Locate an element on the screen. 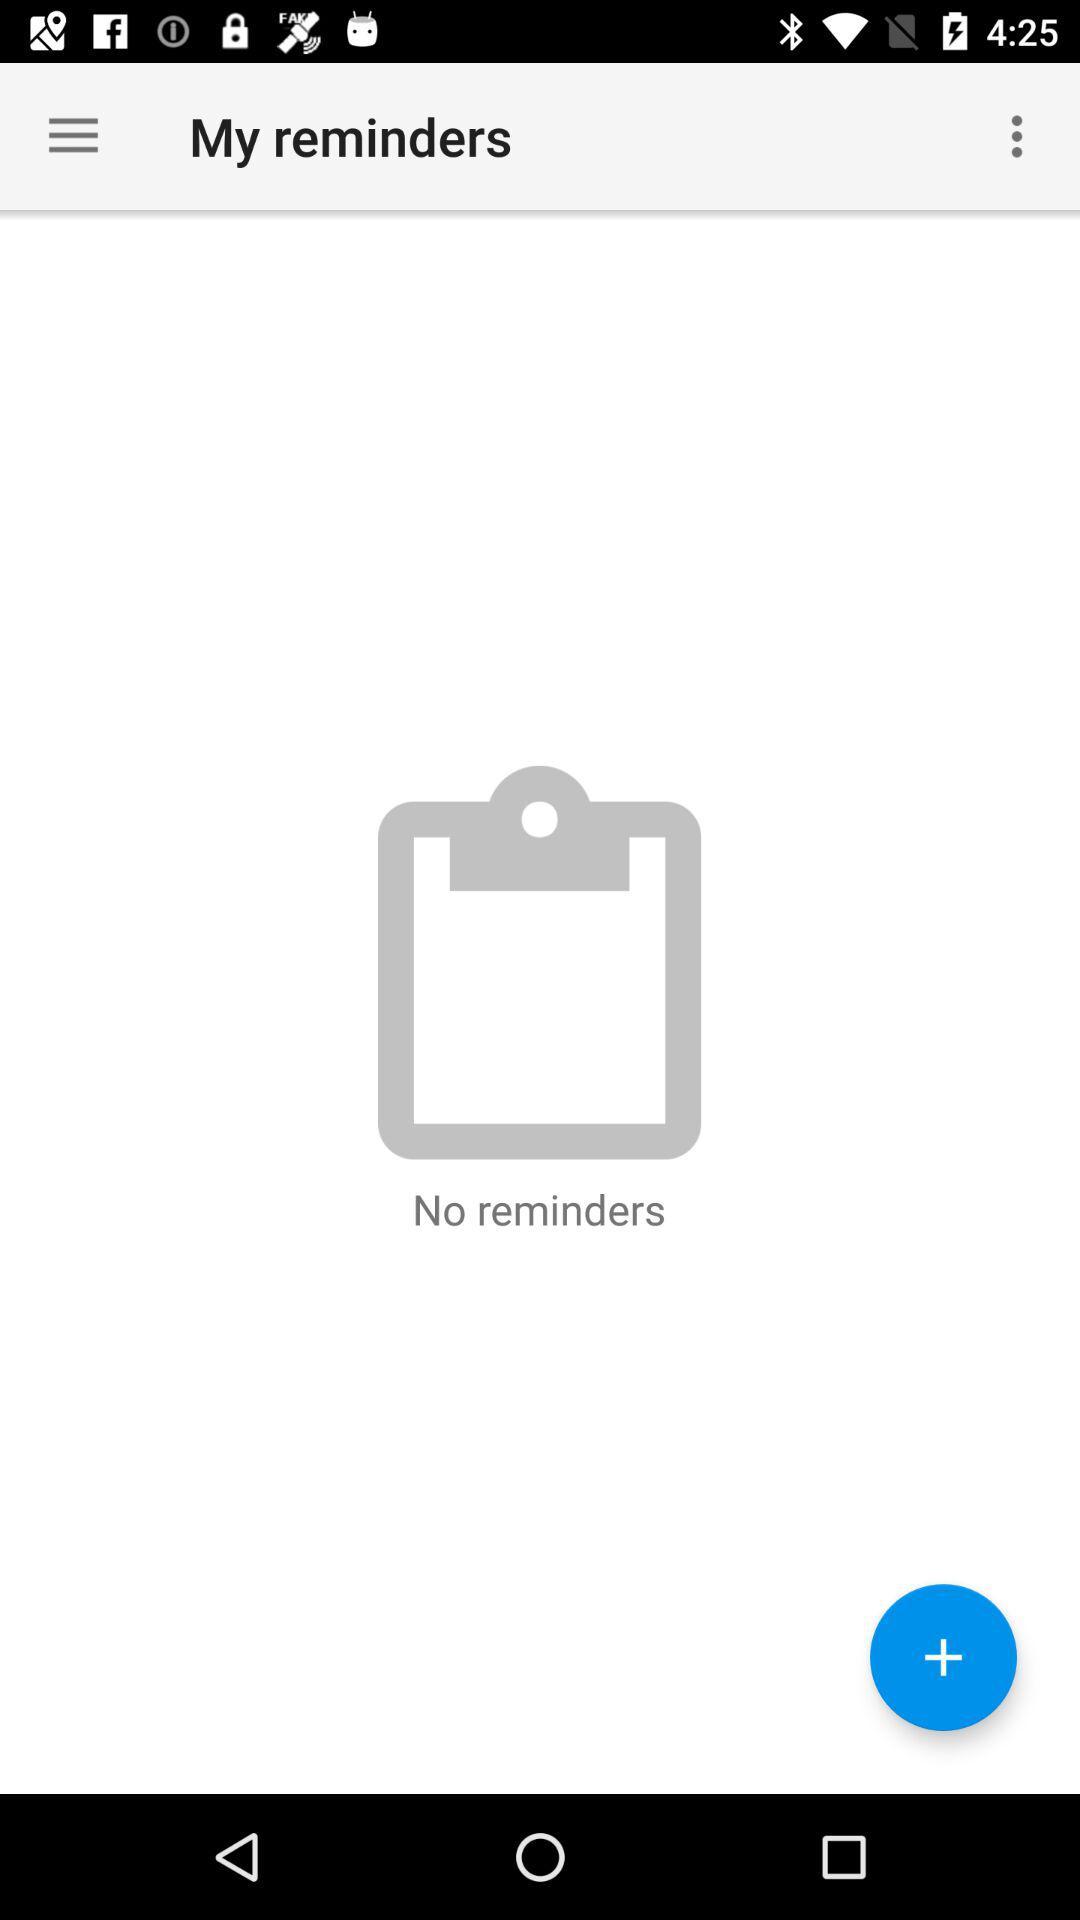 Image resolution: width=1080 pixels, height=1920 pixels. the add icon is located at coordinates (943, 1657).